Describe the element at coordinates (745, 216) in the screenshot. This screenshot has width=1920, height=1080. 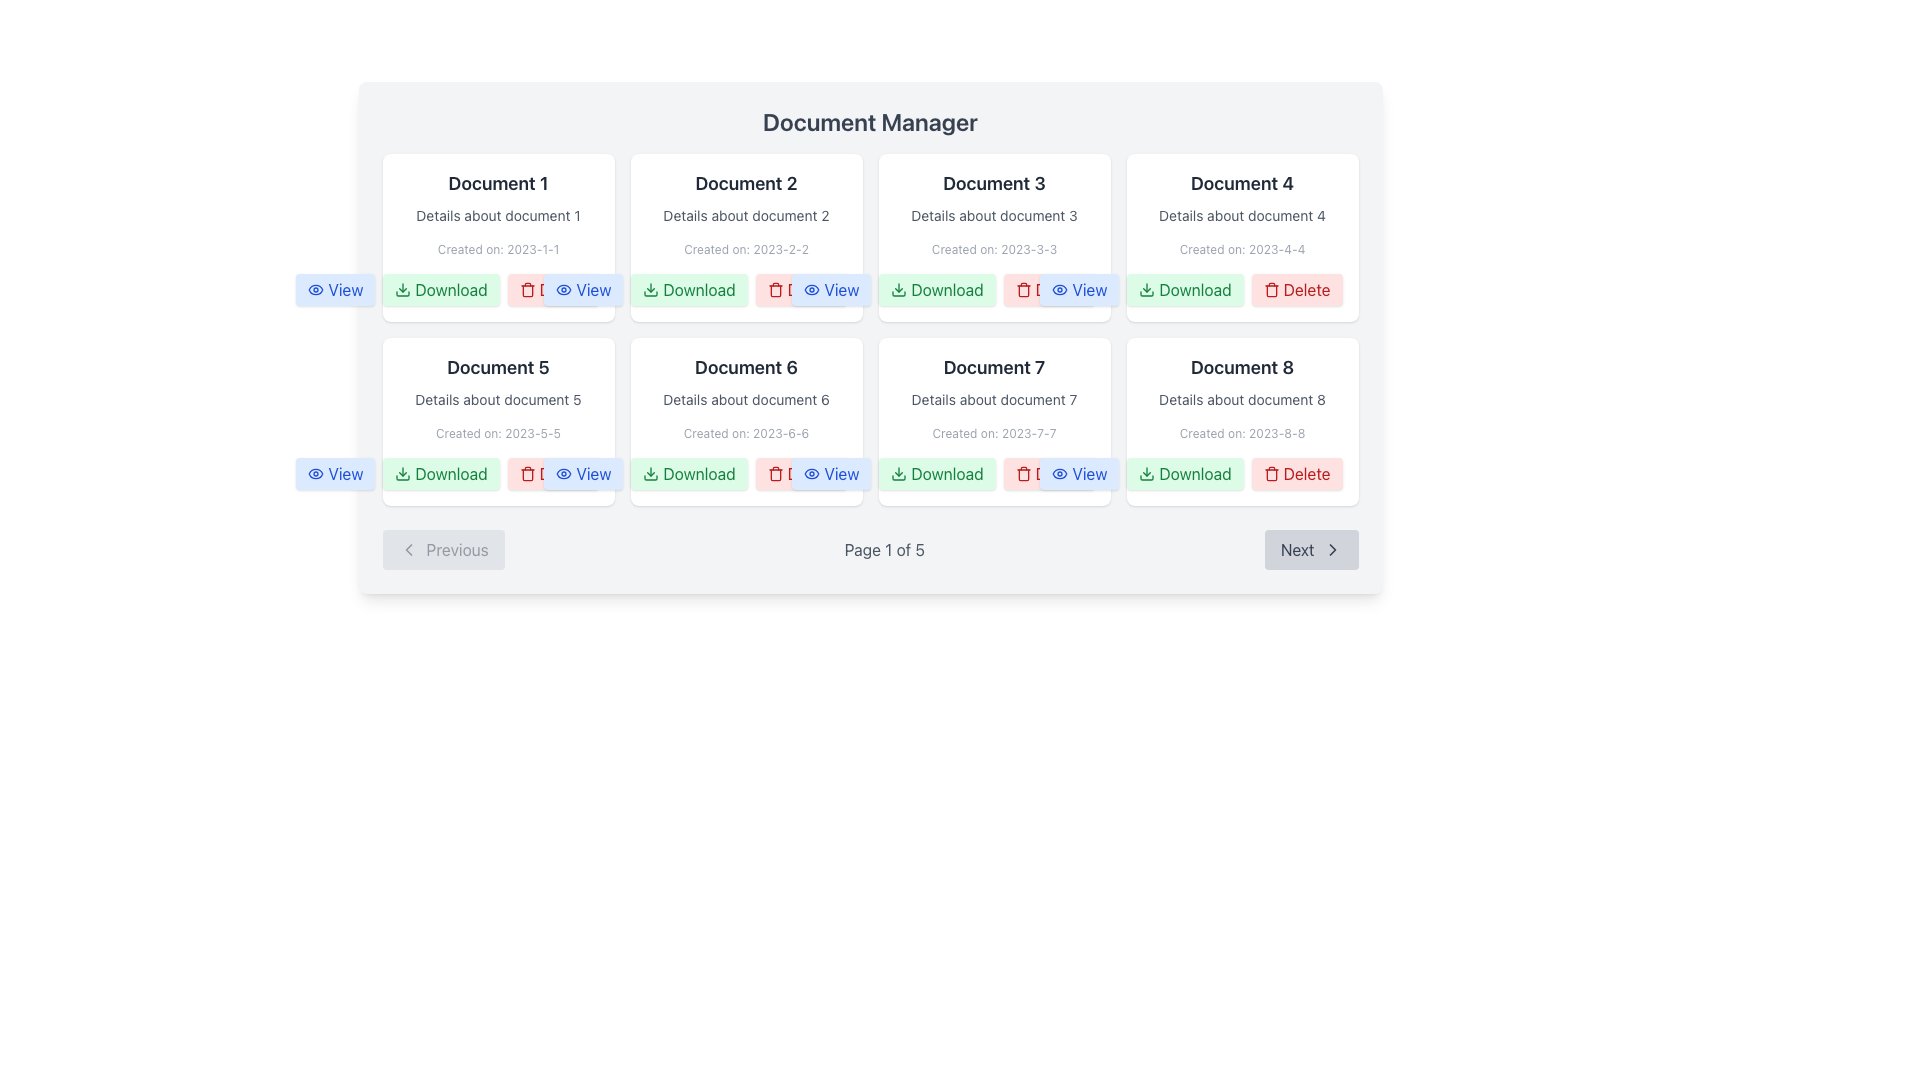
I see `the text label that reads 'Details about document 2', which is styled with a small font size and light gray color, positioned between the title 'Document 2' and the creation date 'Created on: 2023-2-2'` at that location.